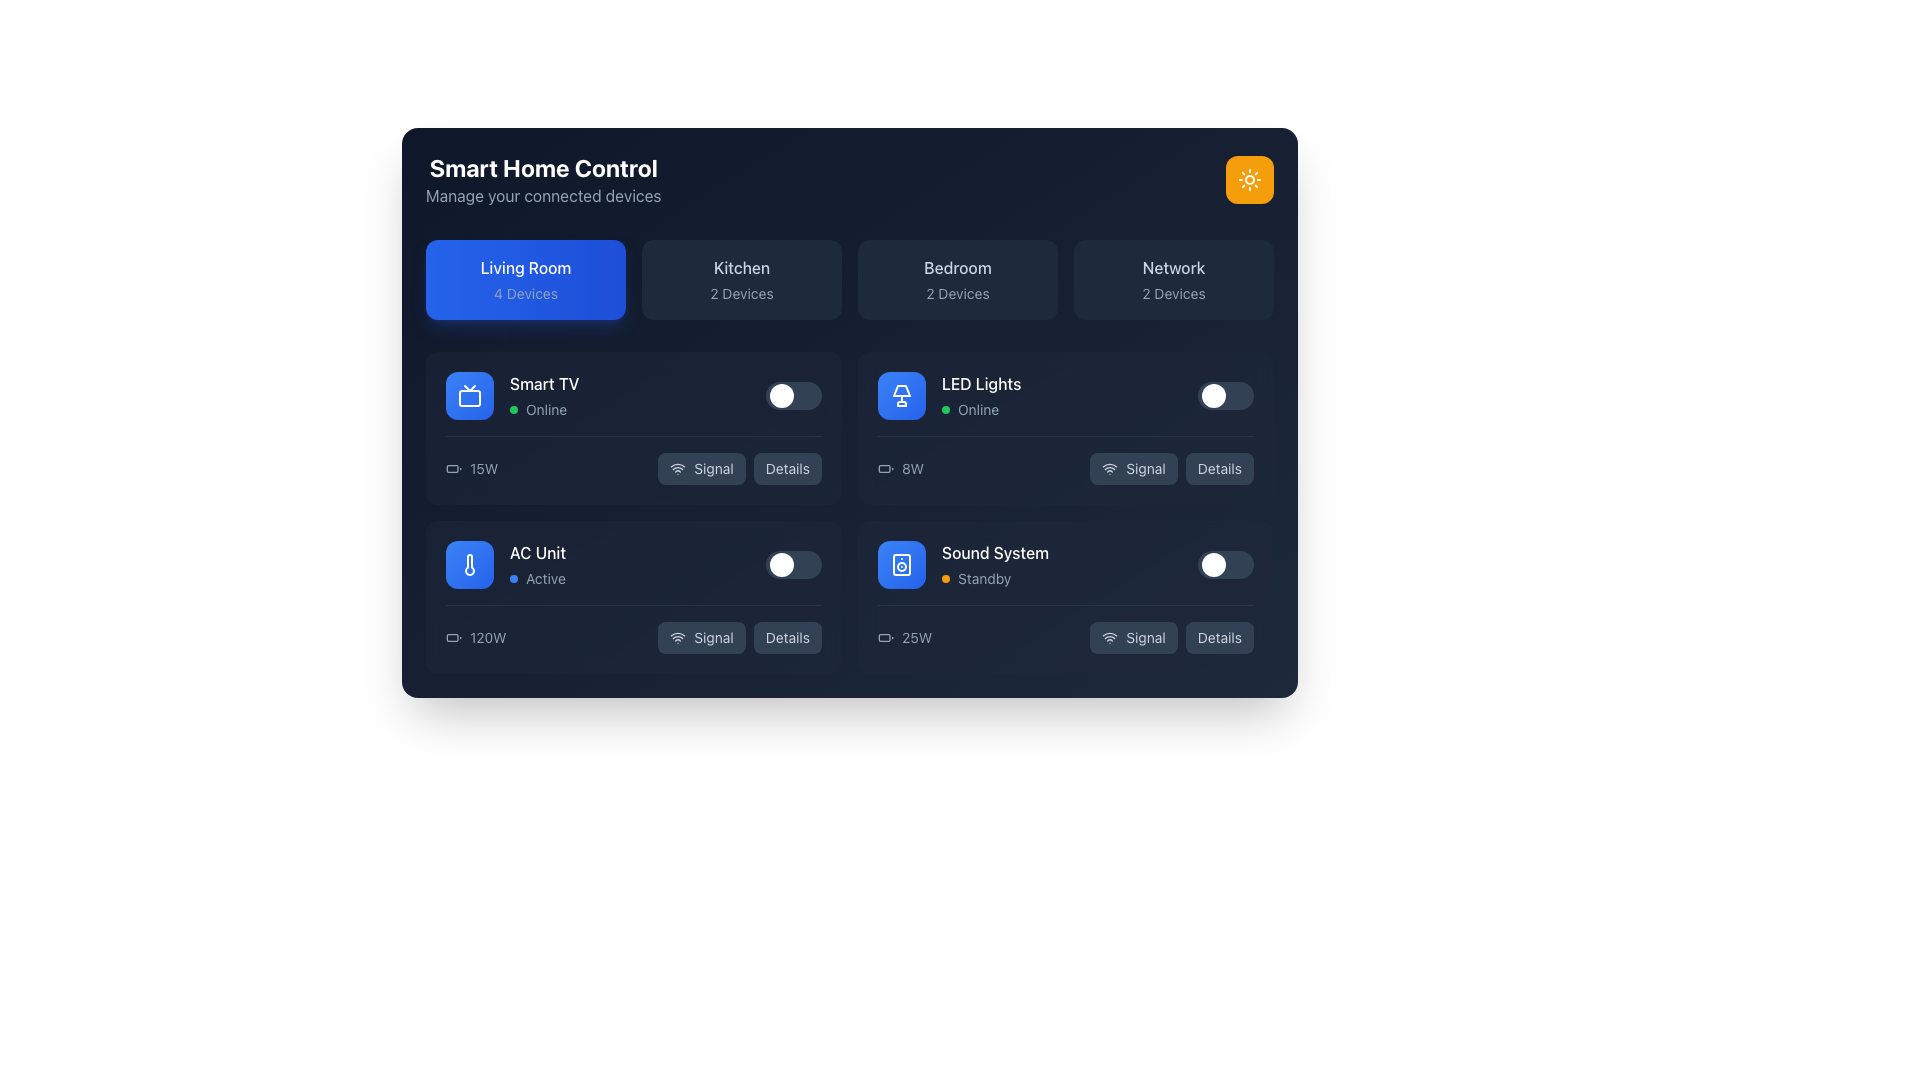 Image resolution: width=1920 pixels, height=1080 pixels. What do you see at coordinates (632, 627) in the screenshot?
I see `the 'Signal' button located in the information display row of the 'AC Unit' card, which provides detailed information and options for the device` at bounding box center [632, 627].